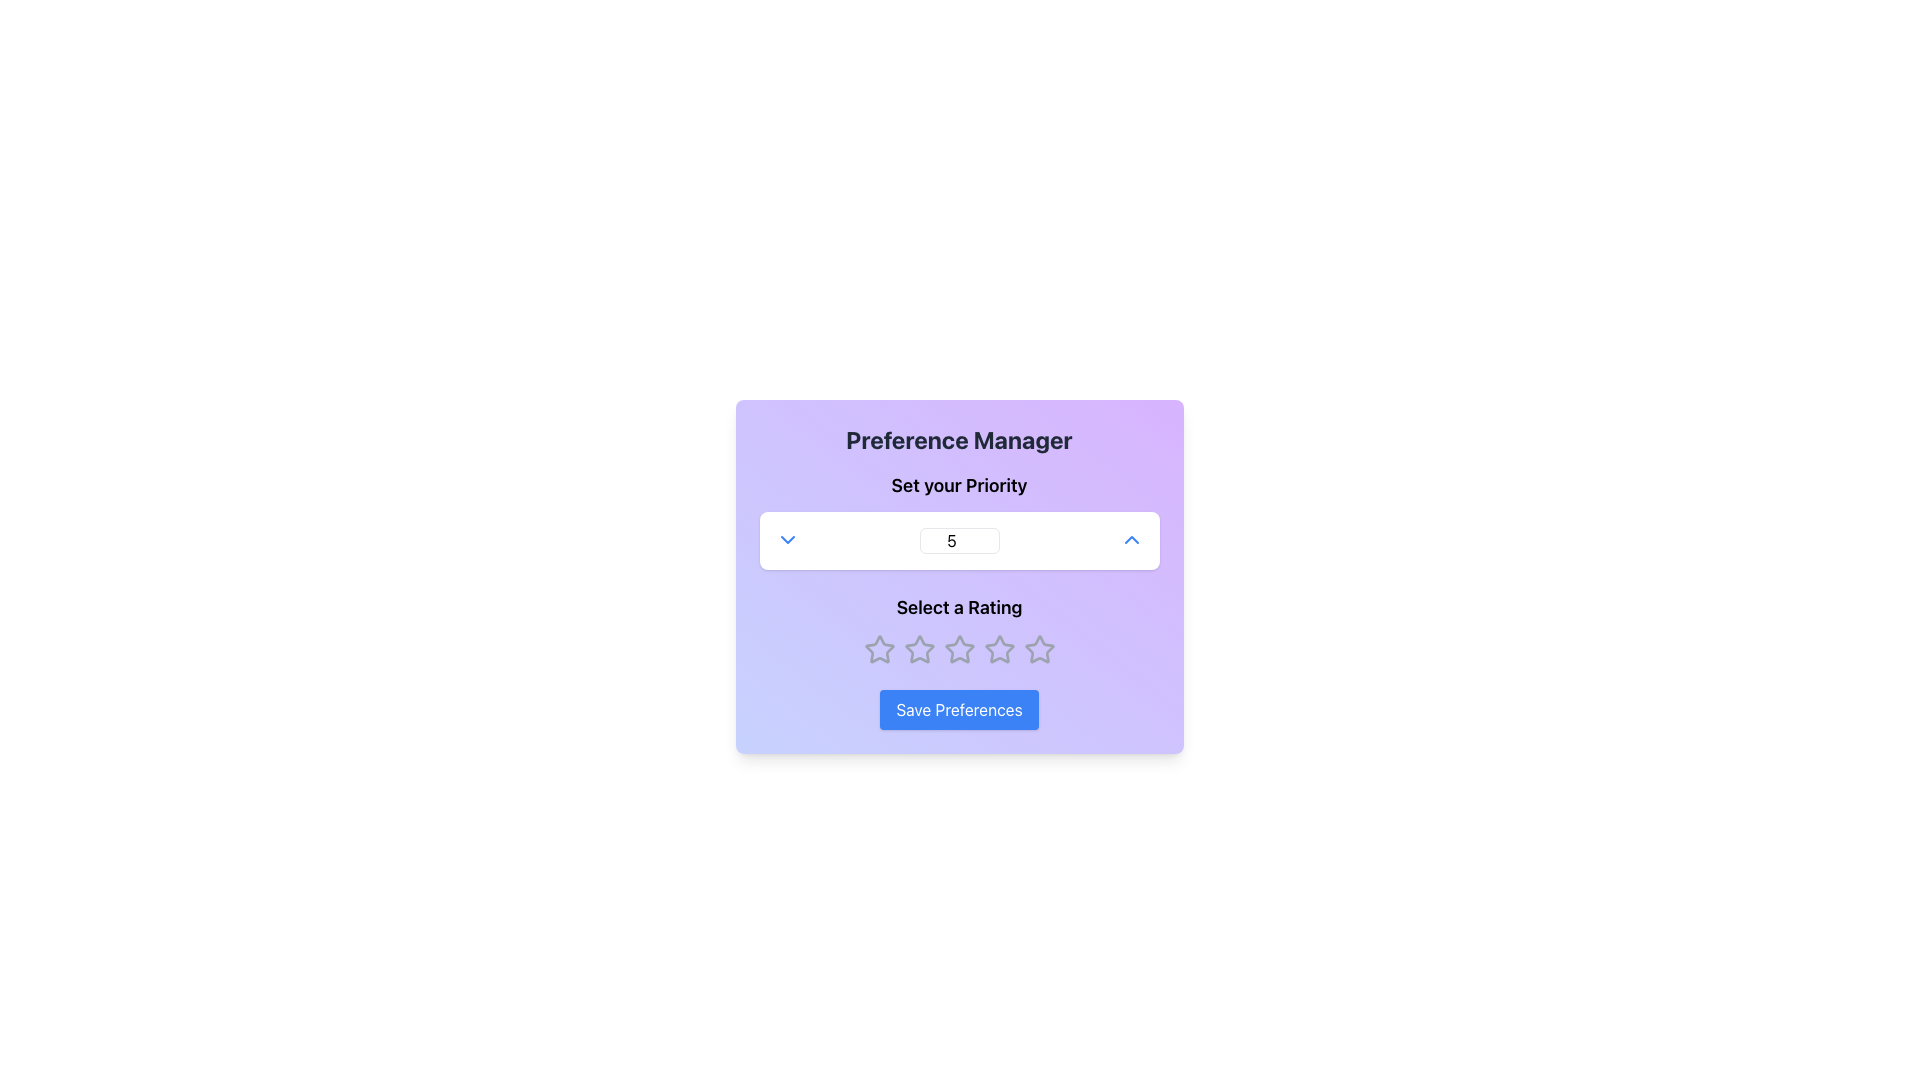 This screenshot has height=1080, width=1920. I want to click on to focus on the Number Input Field that displays the number '5', which is a rectangular input box with a white background and thin black border, located centrally between two arrow buttons, so click(958, 540).